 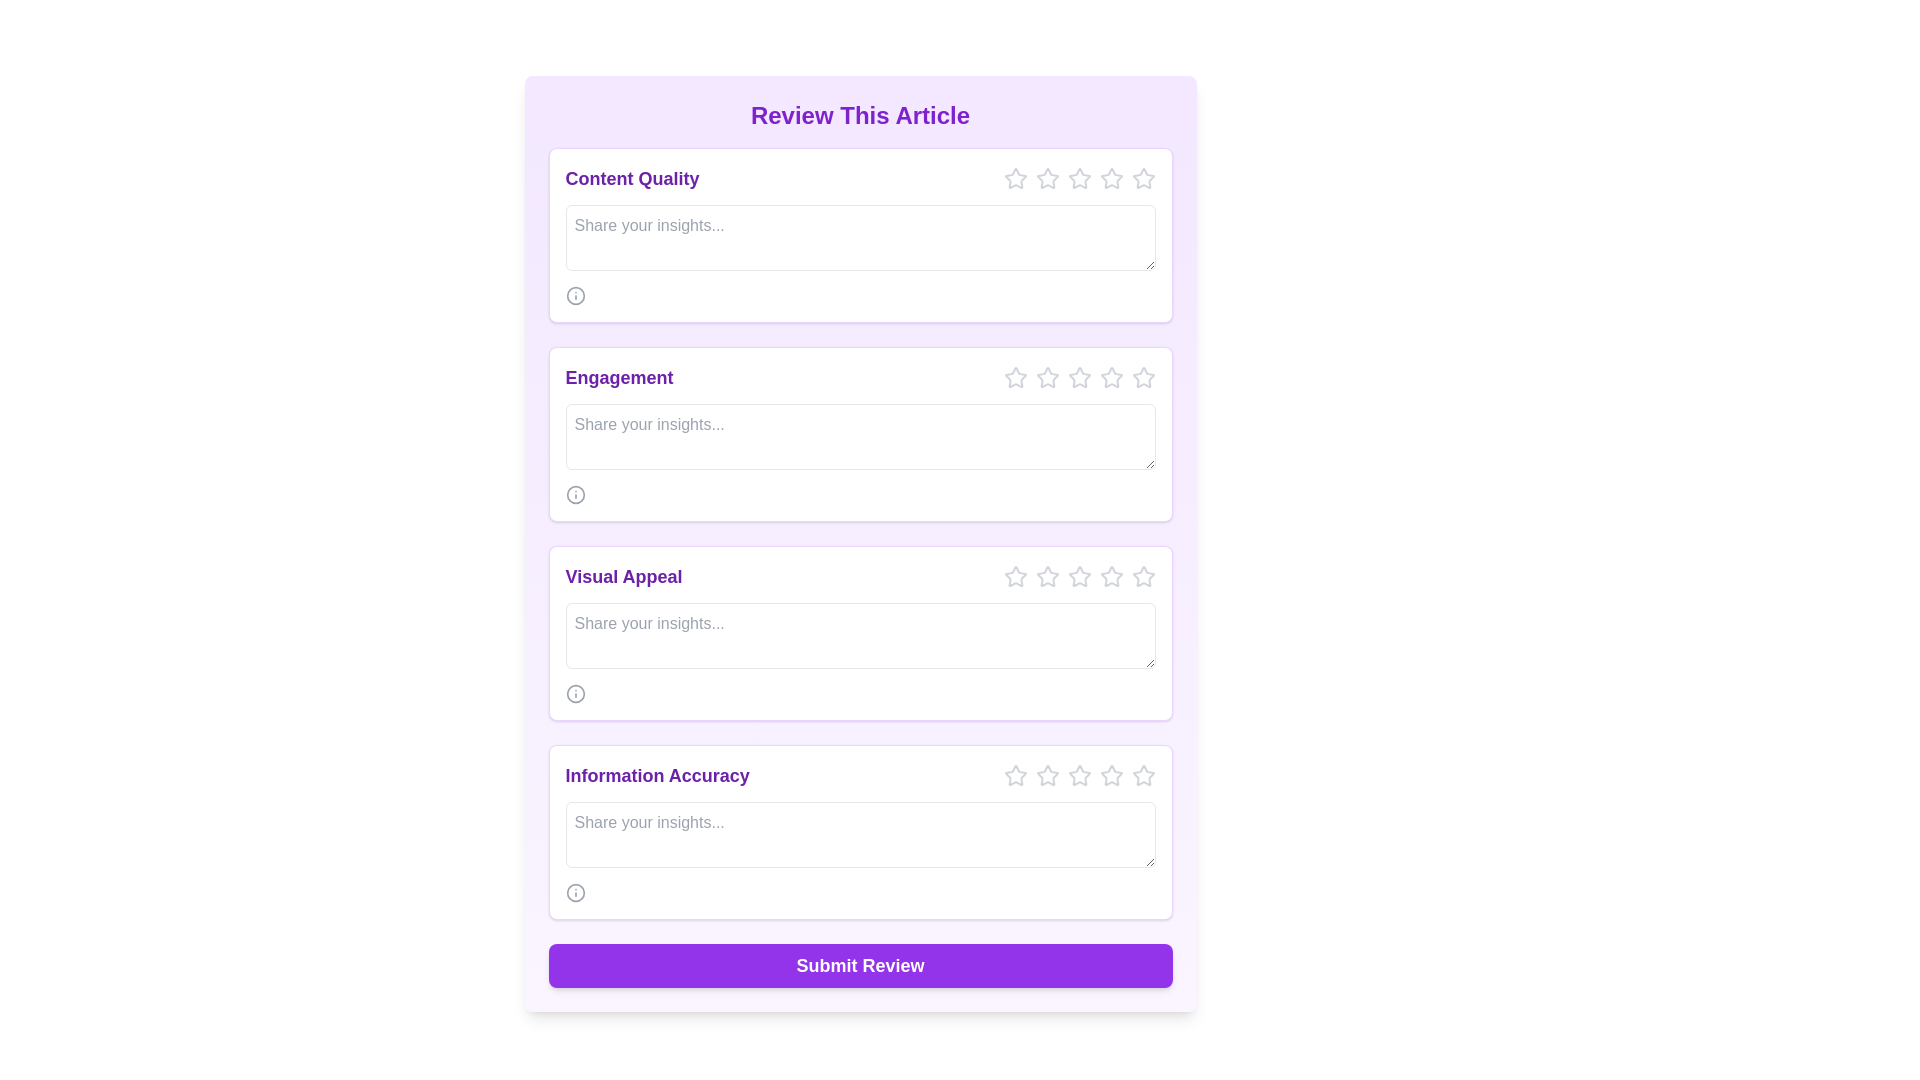 What do you see at coordinates (1015, 177) in the screenshot?
I see `the first star icon in the 'Content Quality' section` at bounding box center [1015, 177].